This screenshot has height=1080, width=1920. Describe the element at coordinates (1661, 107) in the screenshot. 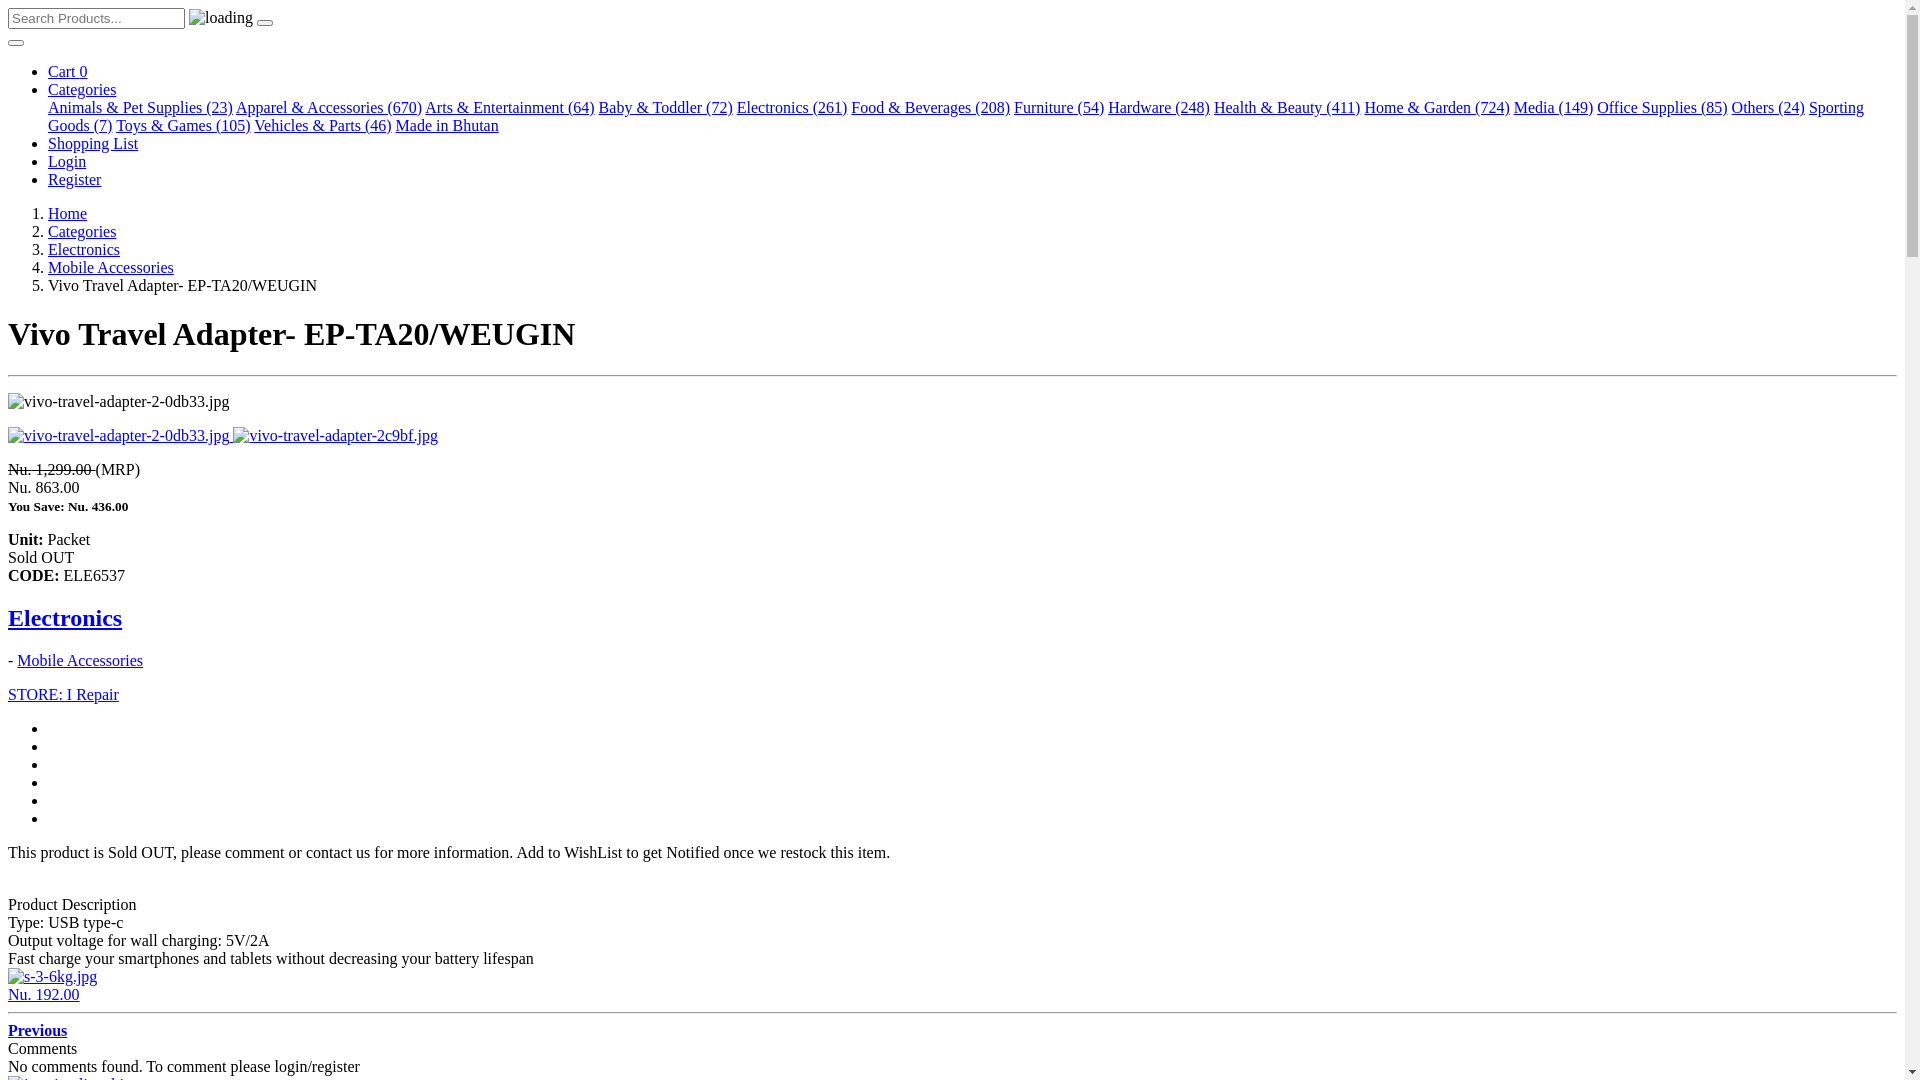

I see `'Office Supplies (85)'` at that location.